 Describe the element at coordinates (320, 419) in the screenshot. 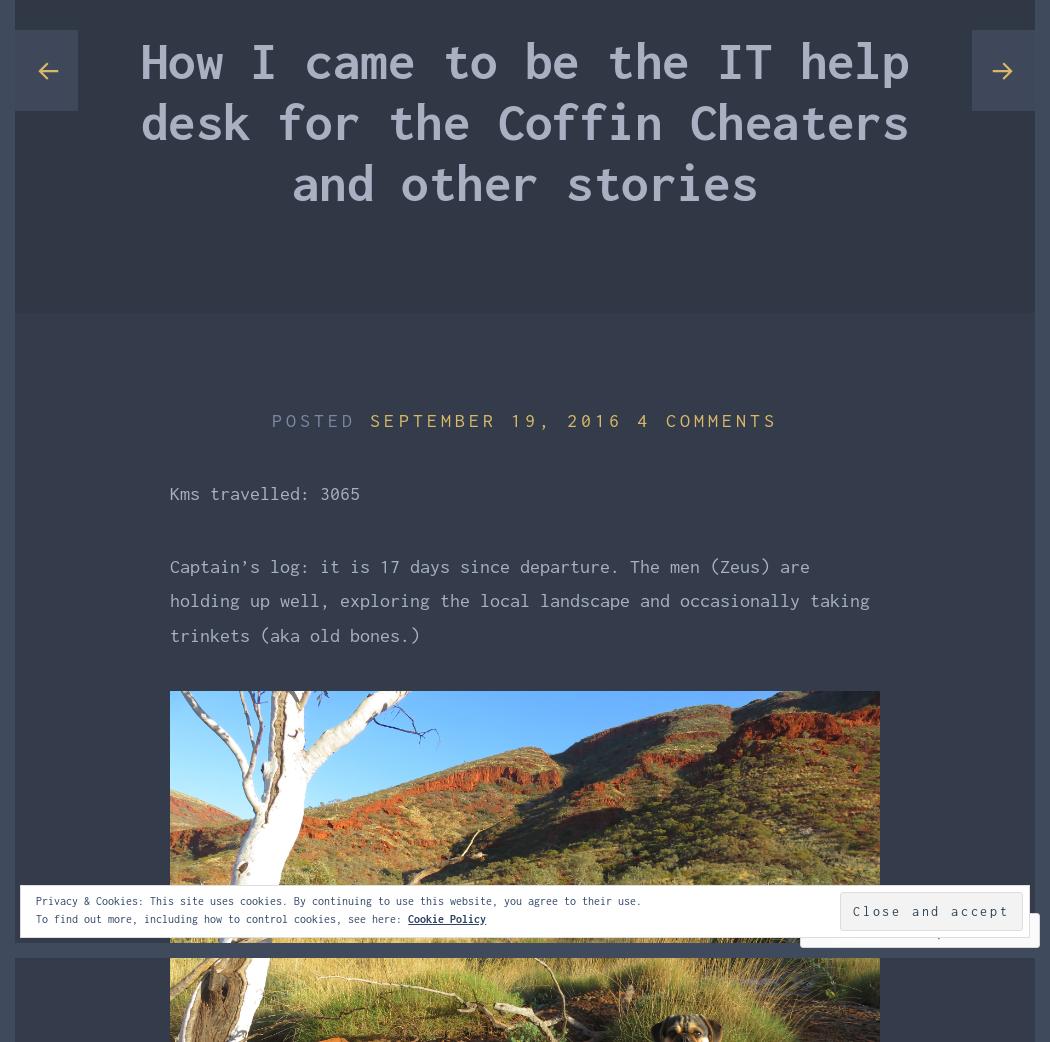

I see `'Posted'` at that location.